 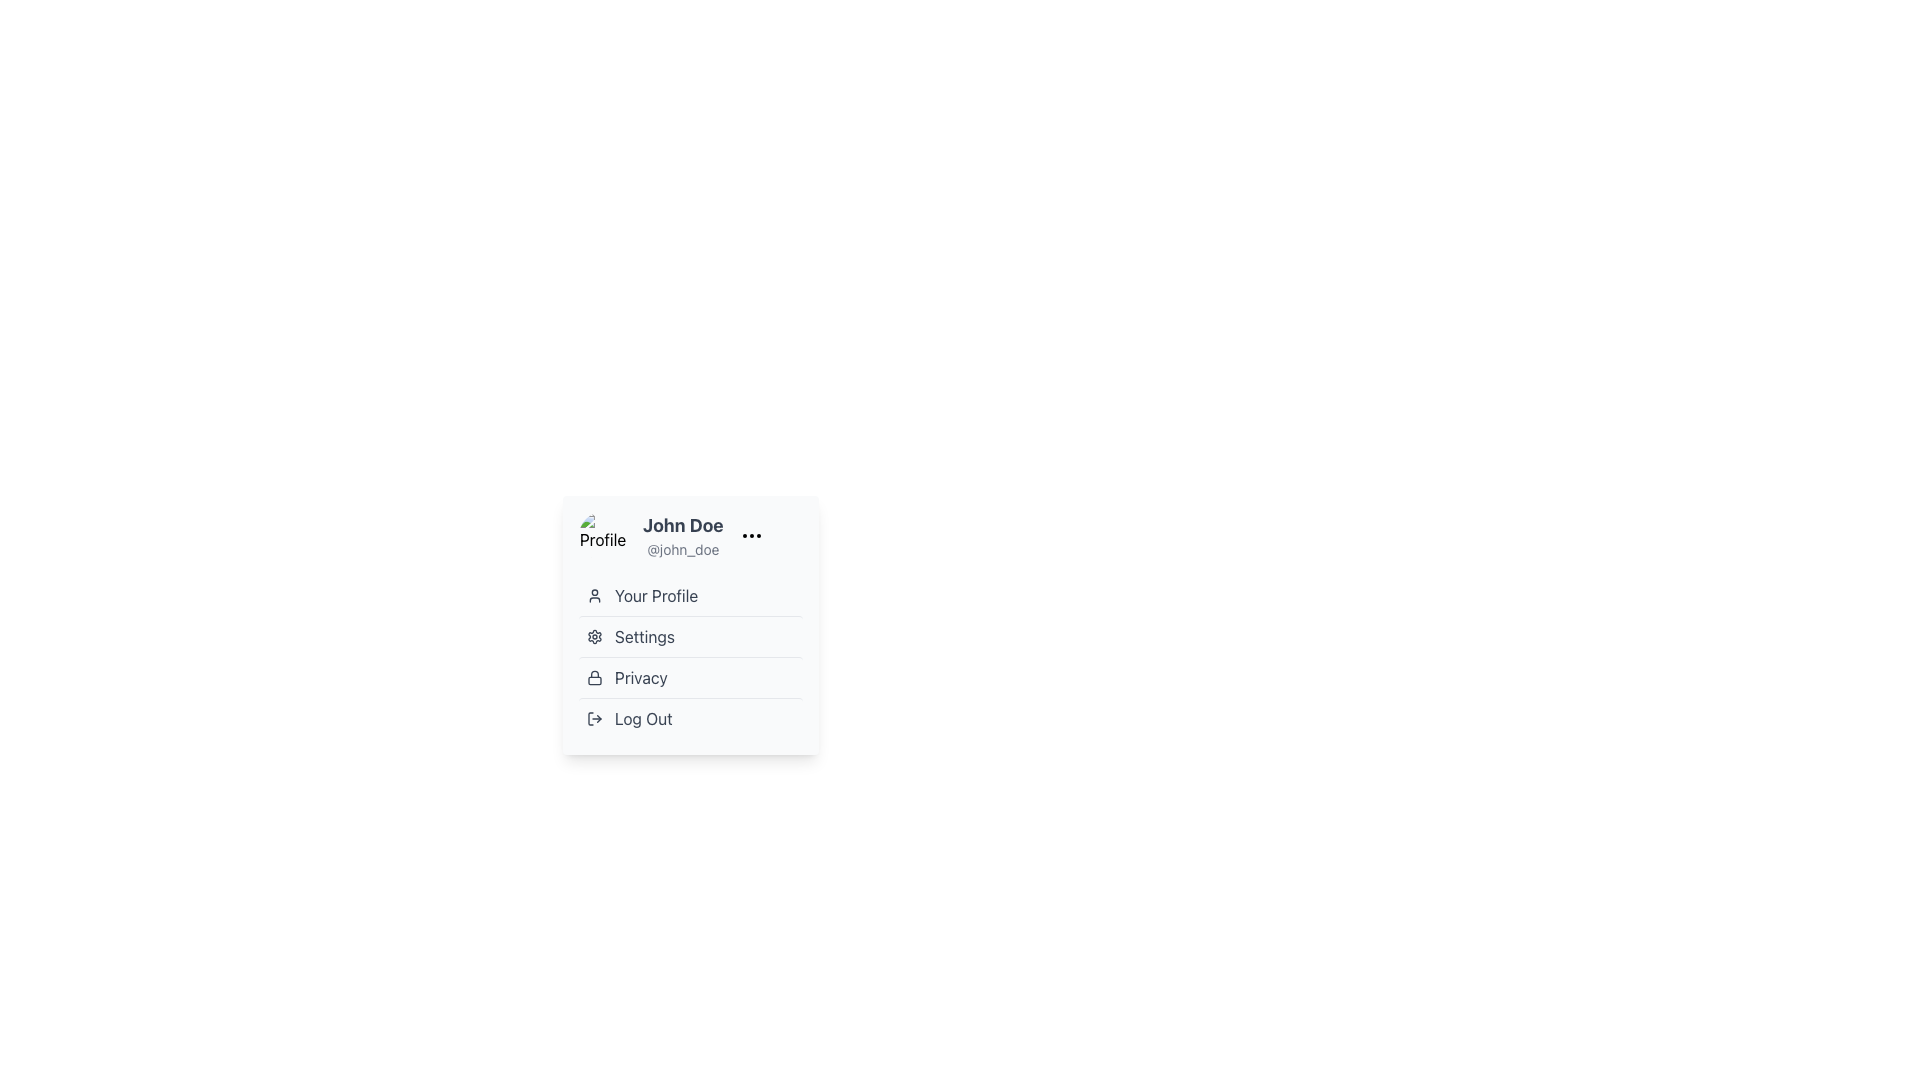 I want to click on the 'Log Out' text in the dropdown menu, so click(x=643, y=717).